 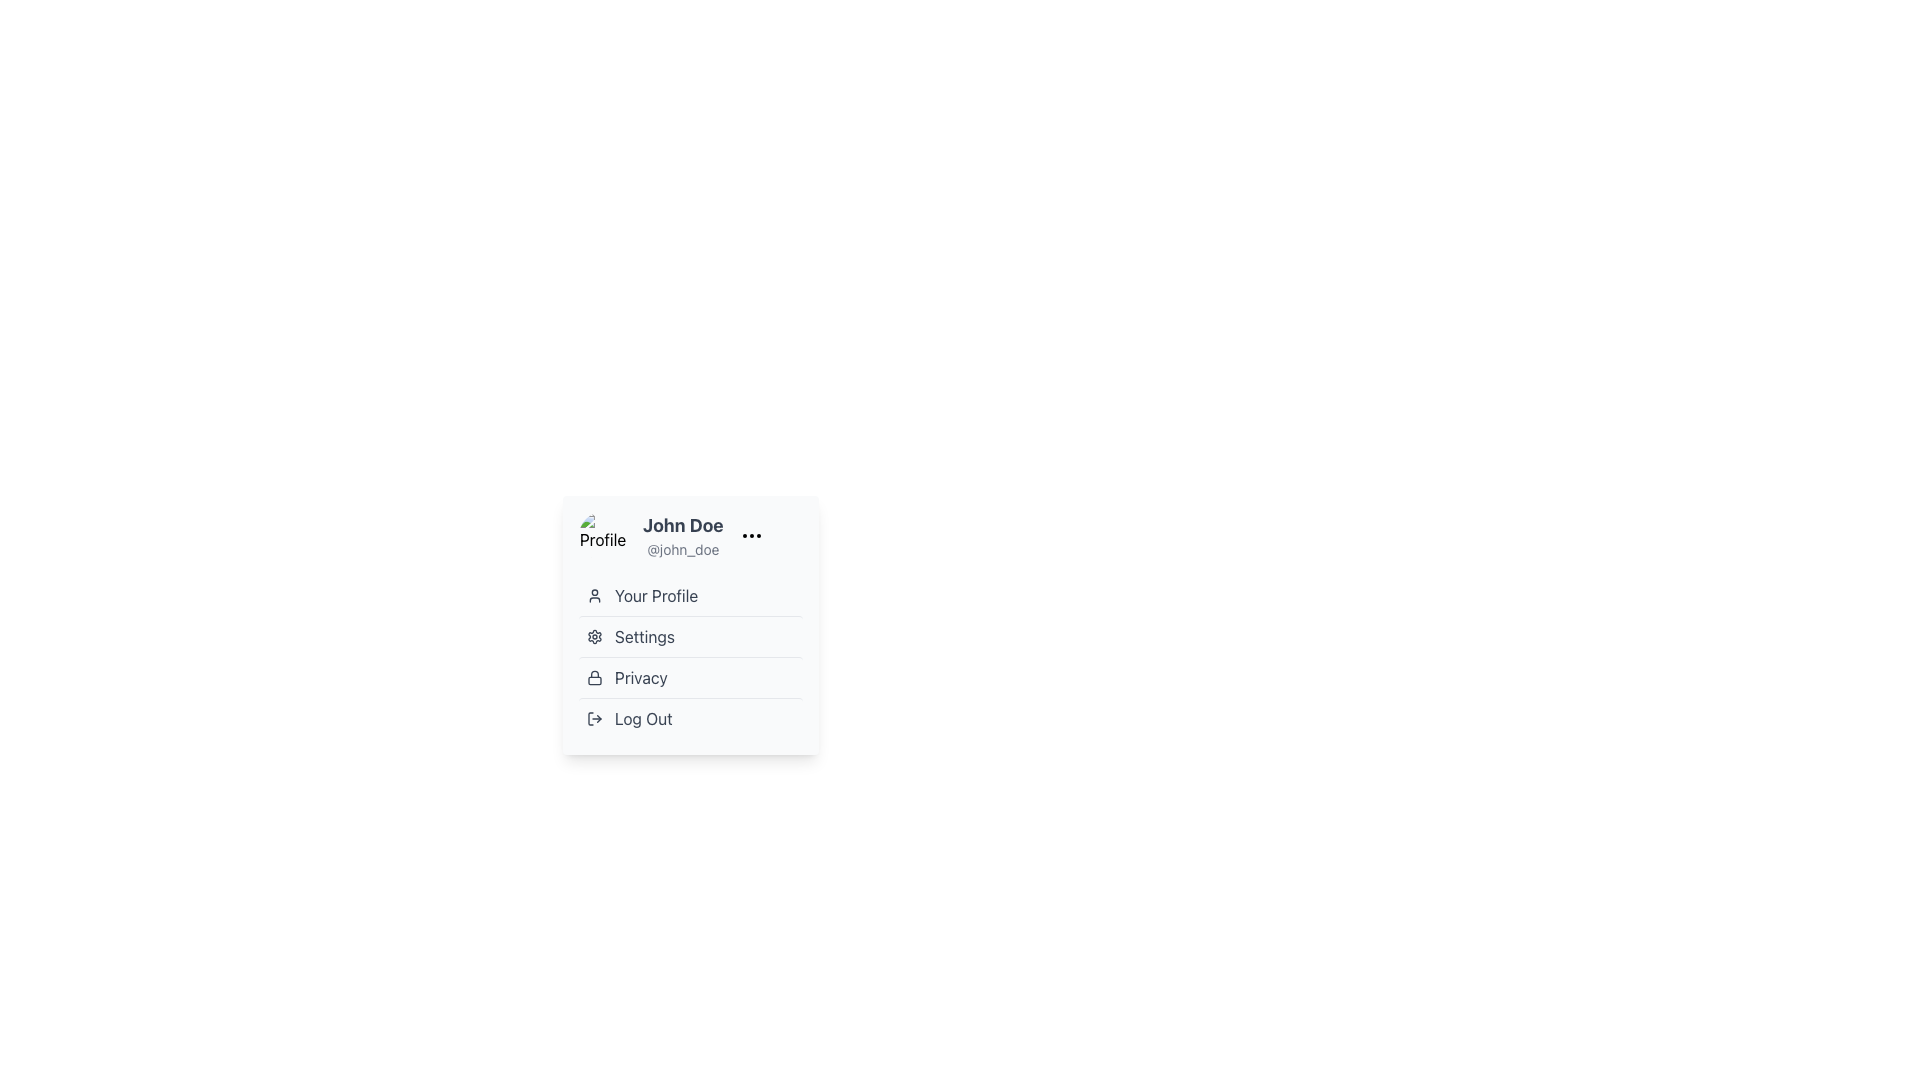 I want to click on the 'Log Out' text in the dropdown menu, so click(x=643, y=717).